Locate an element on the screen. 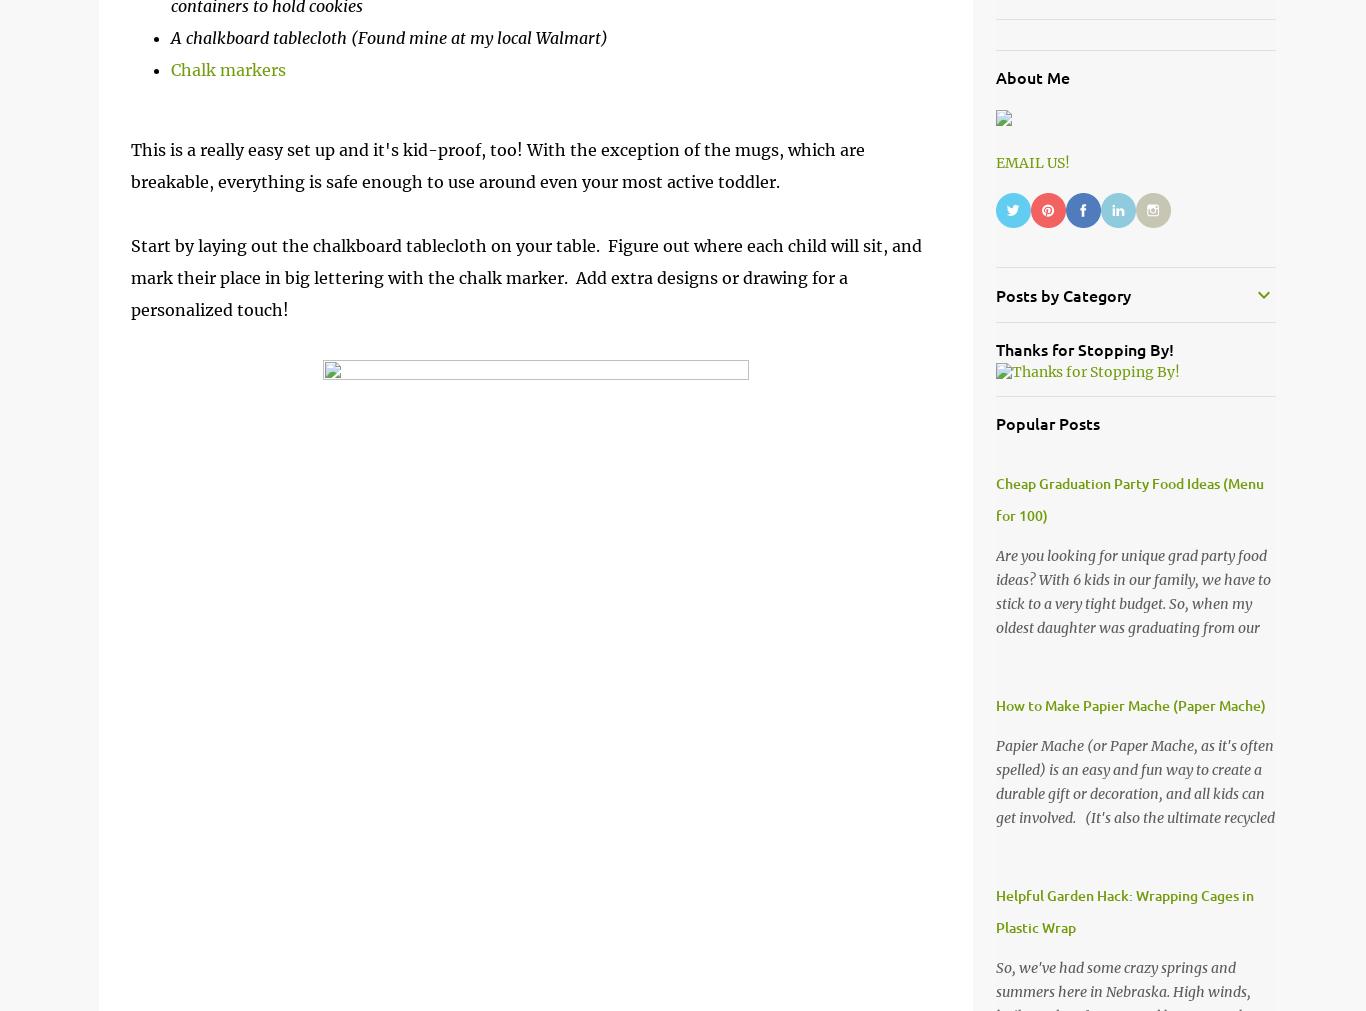  'About Me' is located at coordinates (994, 76).